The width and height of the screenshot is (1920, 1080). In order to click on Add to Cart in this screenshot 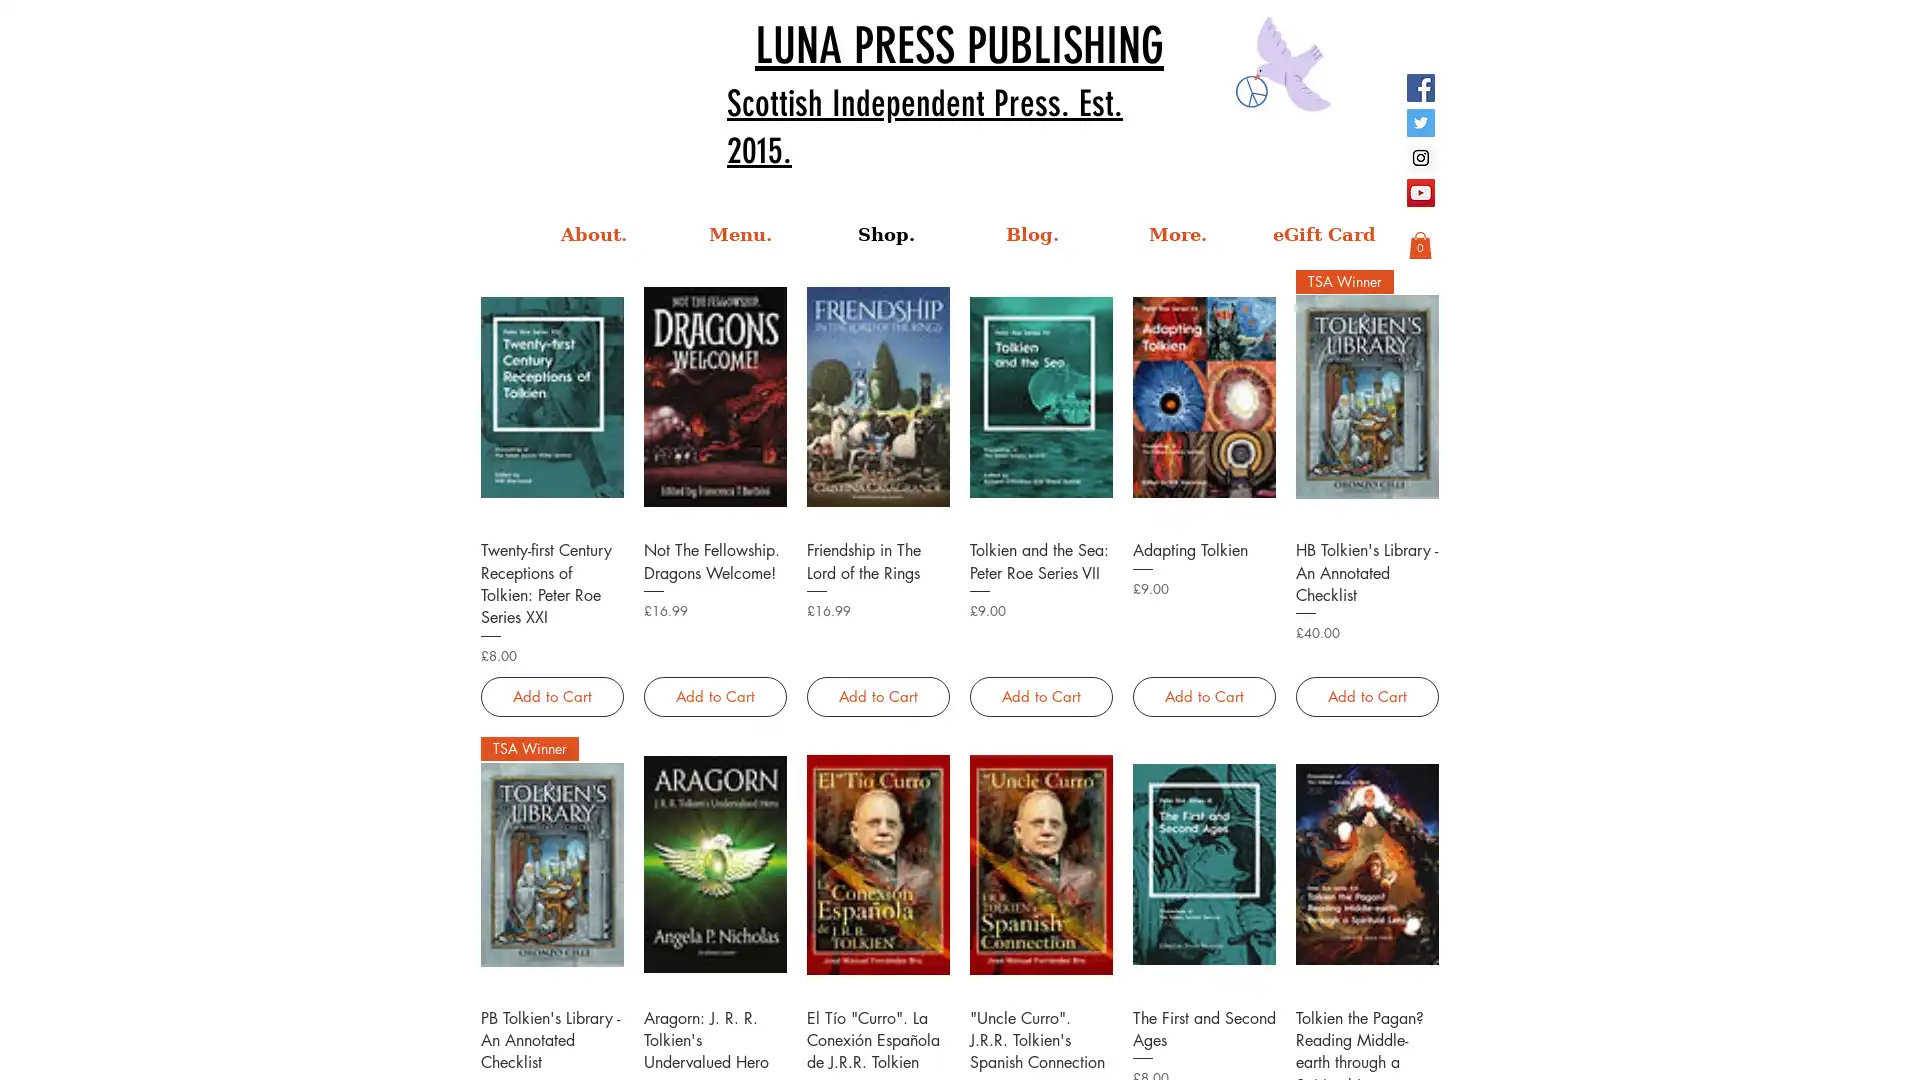, I will do `click(714, 695)`.